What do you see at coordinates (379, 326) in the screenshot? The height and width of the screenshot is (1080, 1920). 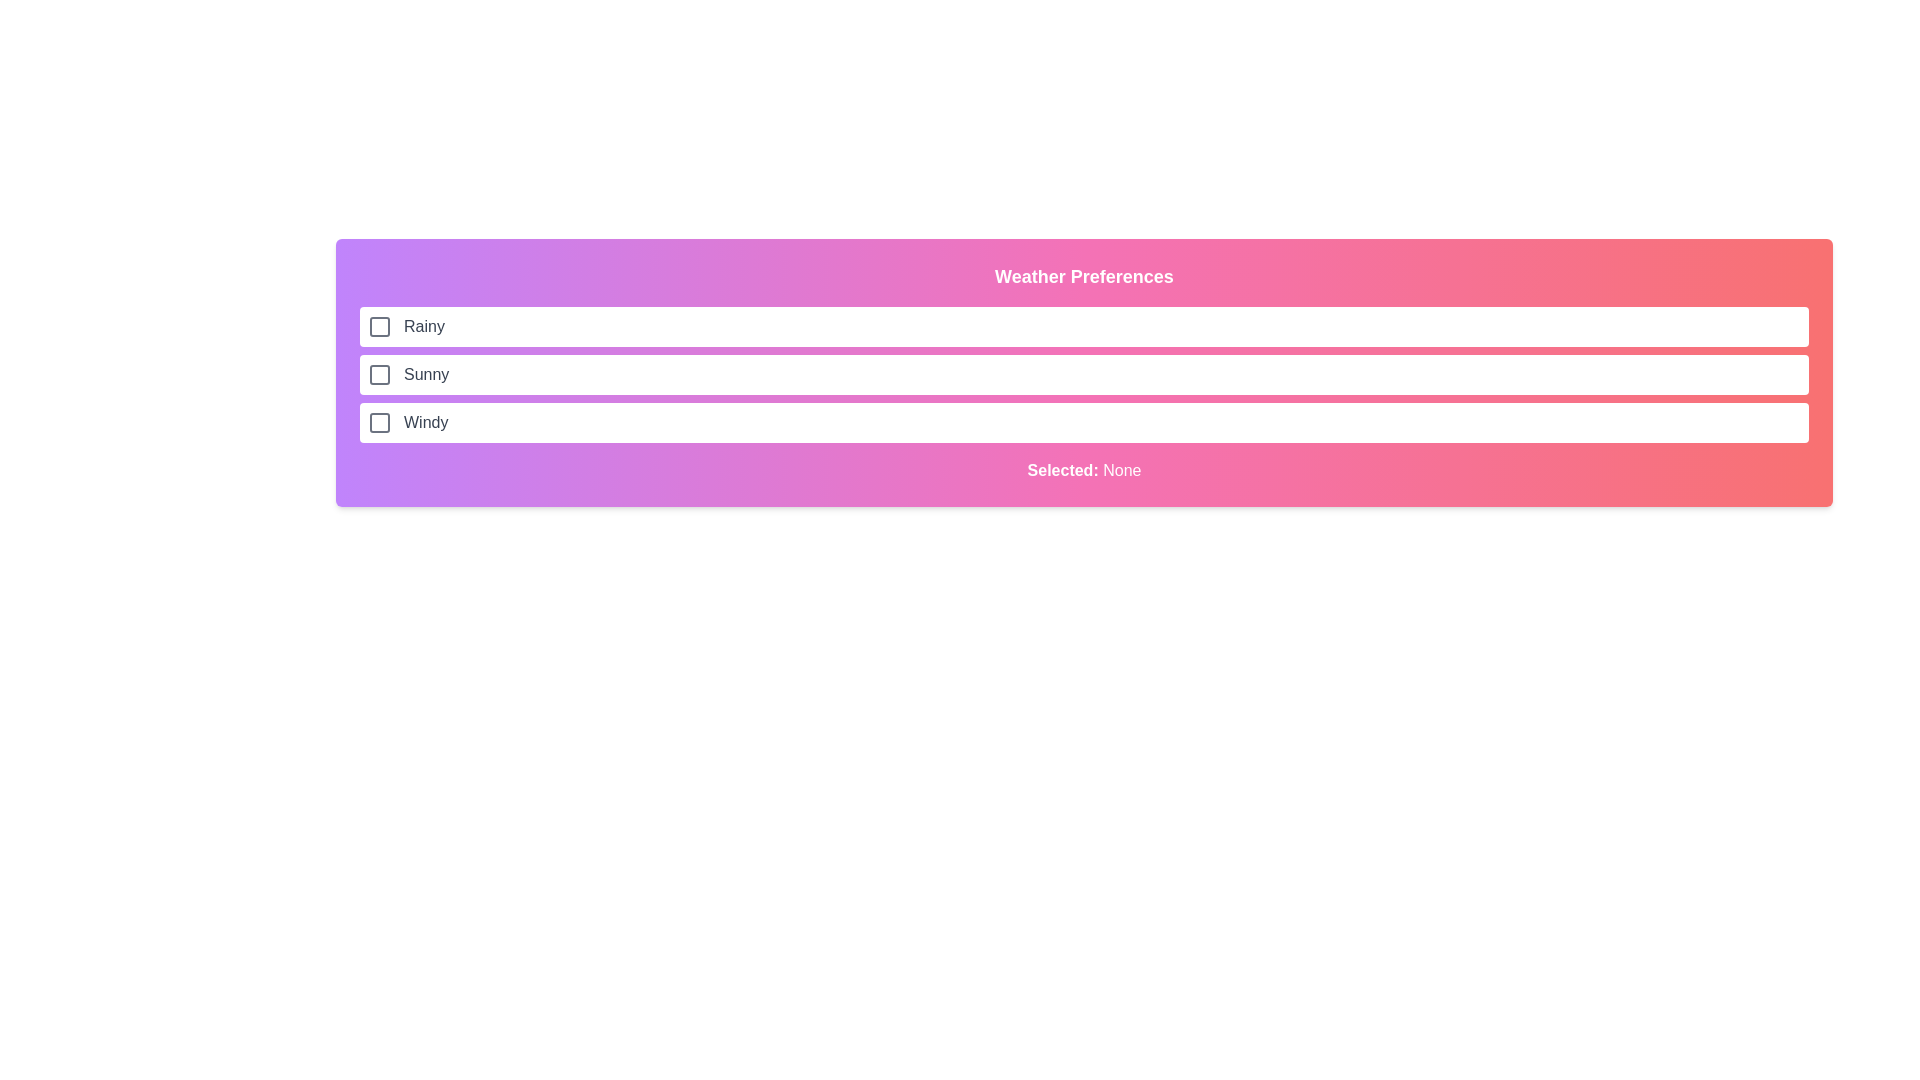 I see `the 'Rainy' checkbox, which is a square shape with rounded corners` at bounding box center [379, 326].